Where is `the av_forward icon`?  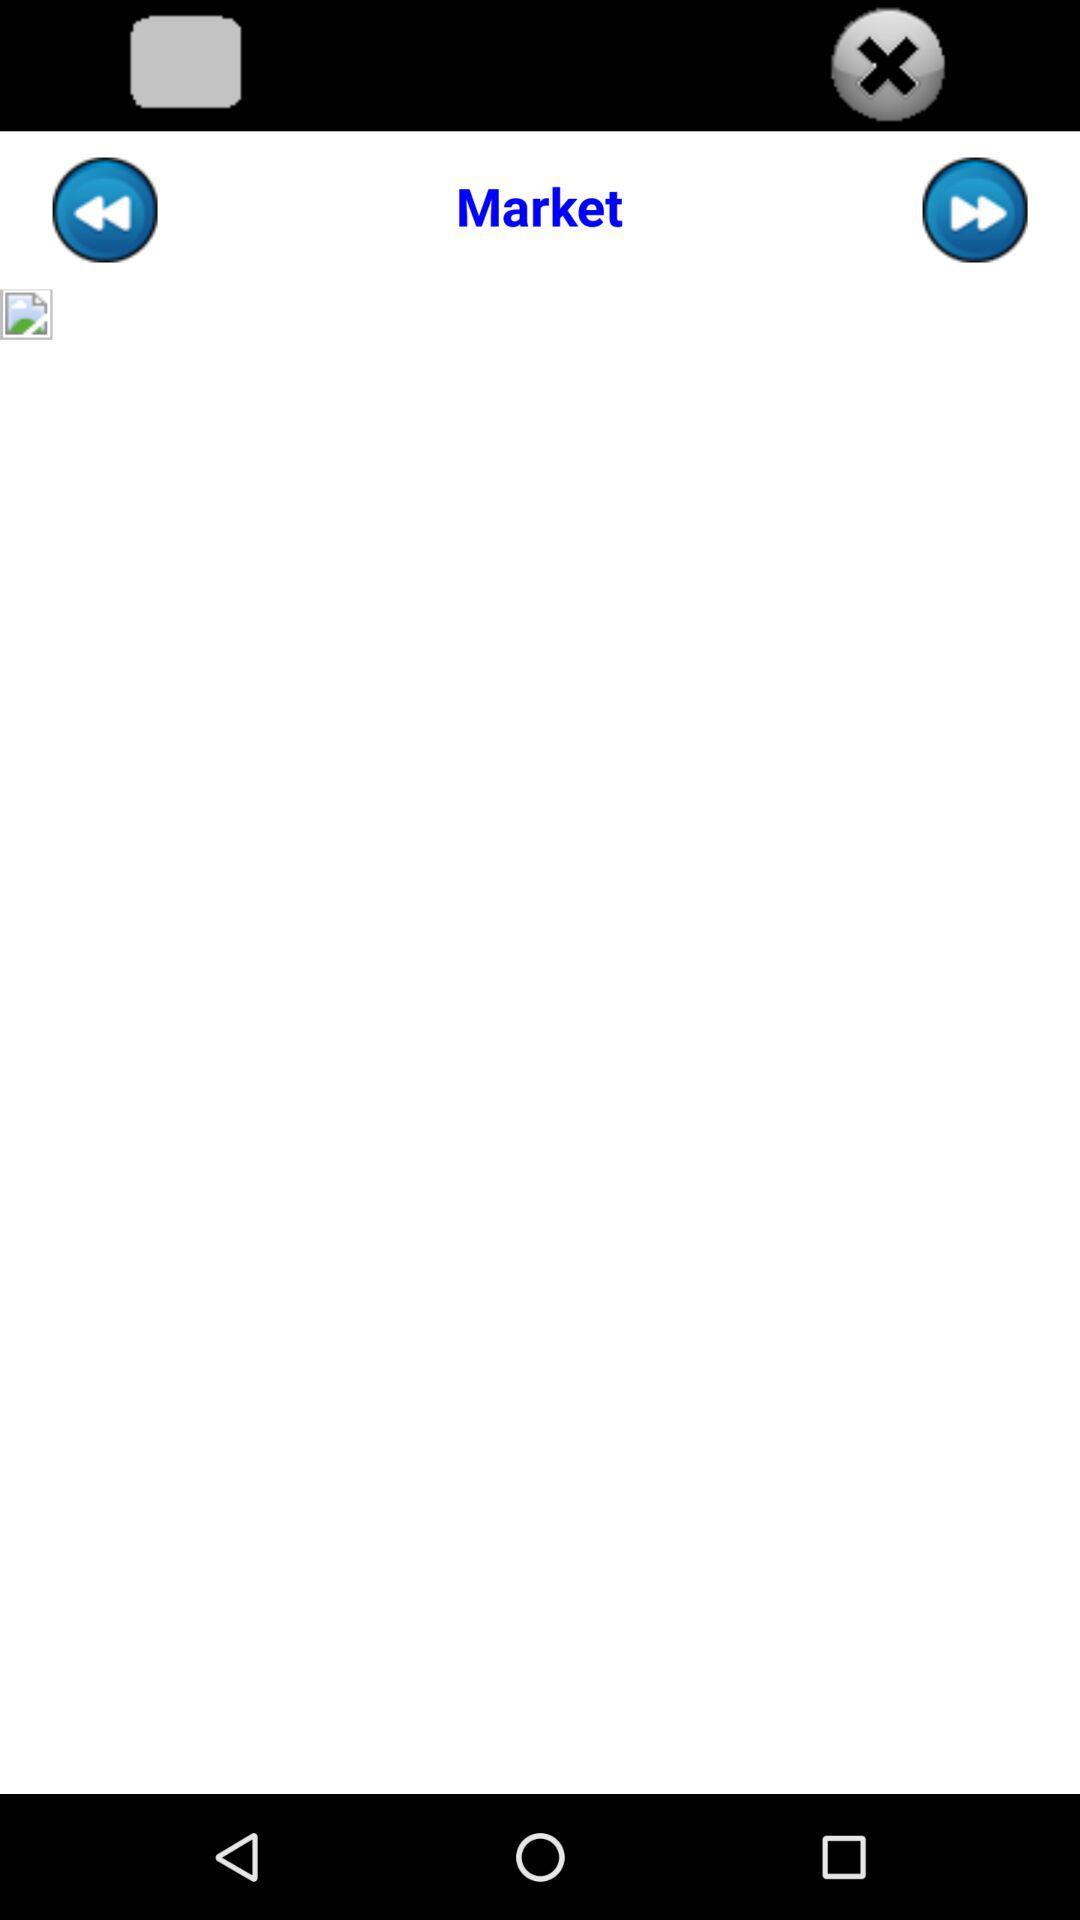 the av_forward icon is located at coordinates (974, 224).